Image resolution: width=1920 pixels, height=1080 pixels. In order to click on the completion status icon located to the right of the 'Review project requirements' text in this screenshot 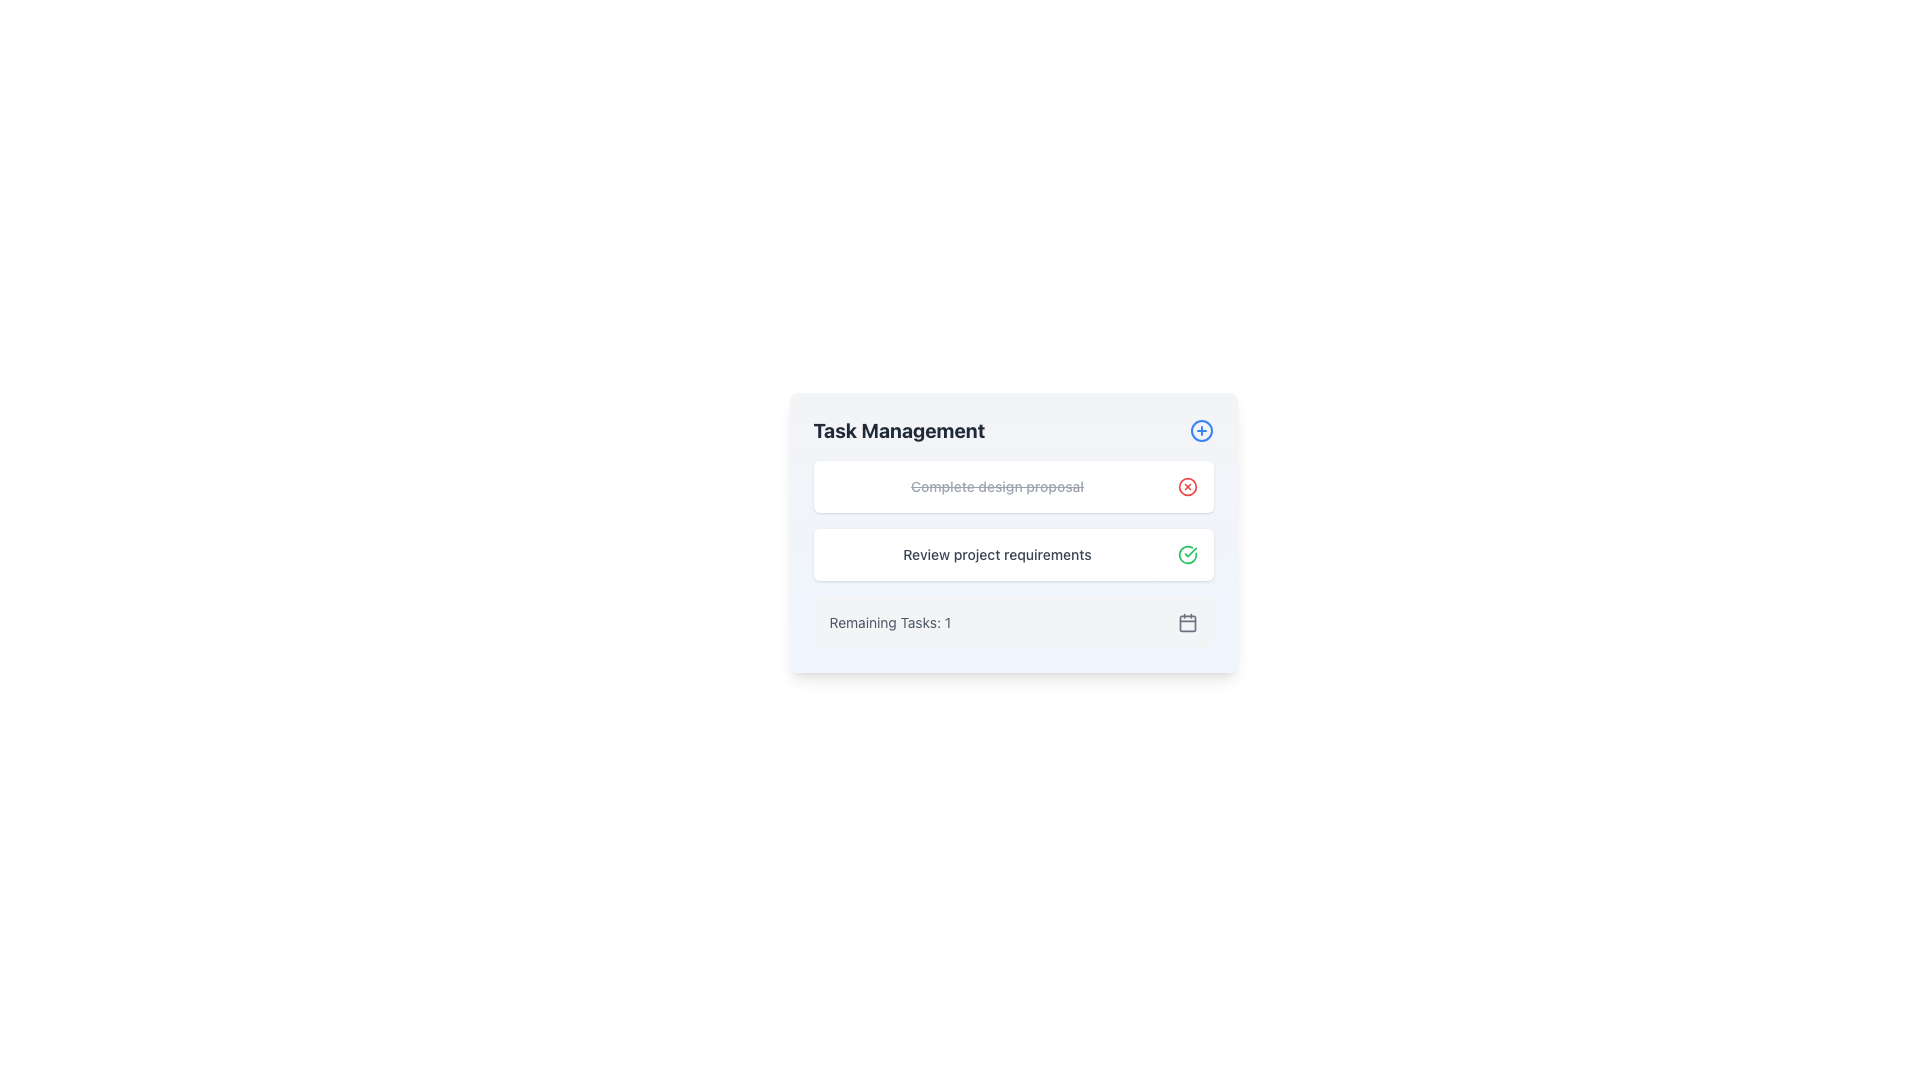, I will do `click(1187, 555)`.